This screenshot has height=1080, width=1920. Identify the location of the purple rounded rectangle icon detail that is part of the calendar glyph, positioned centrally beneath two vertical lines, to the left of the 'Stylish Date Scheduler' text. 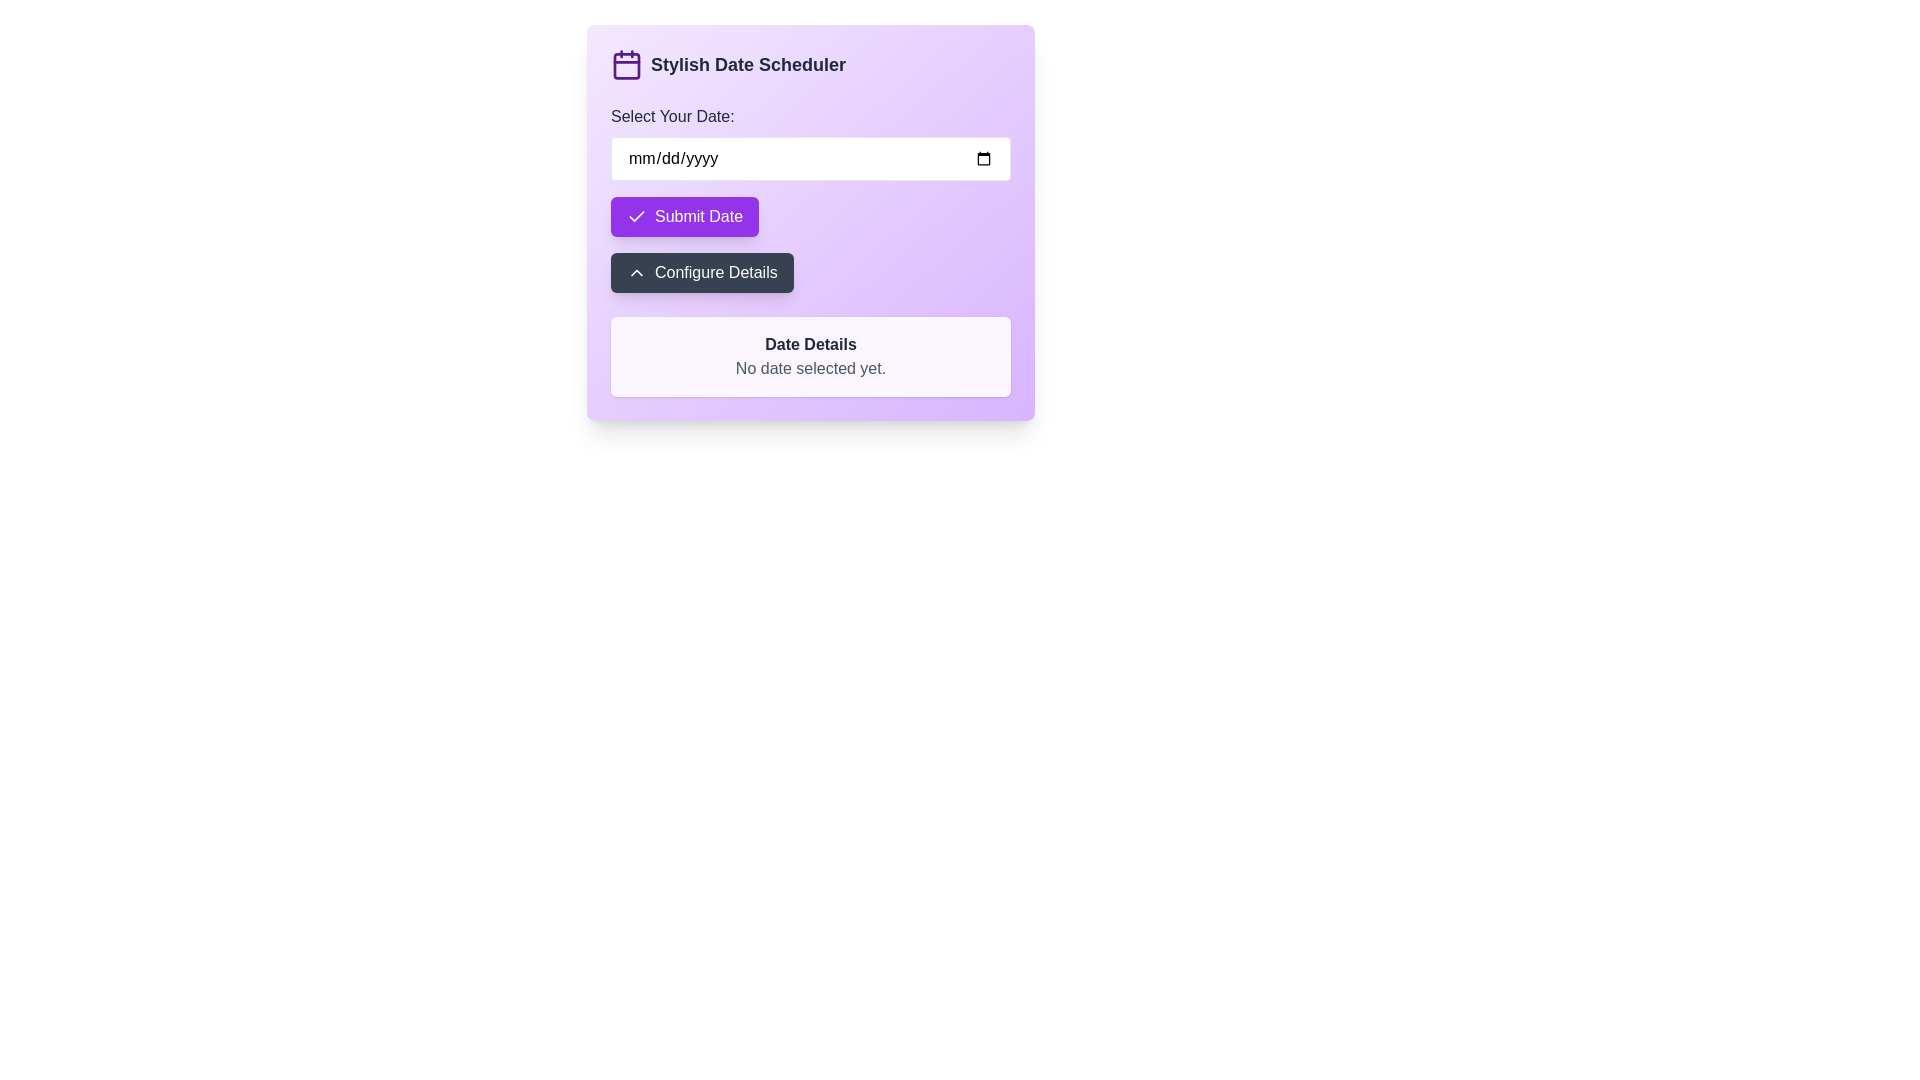
(626, 64).